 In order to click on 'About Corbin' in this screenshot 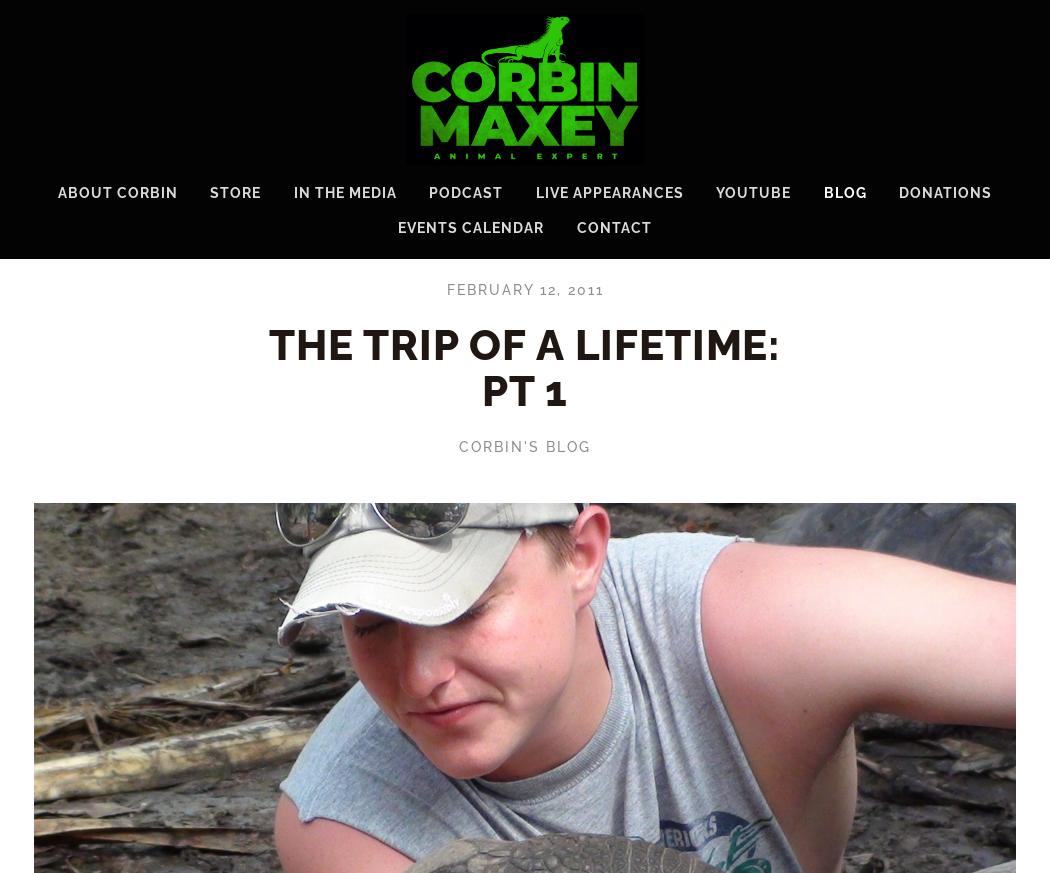, I will do `click(56, 190)`.